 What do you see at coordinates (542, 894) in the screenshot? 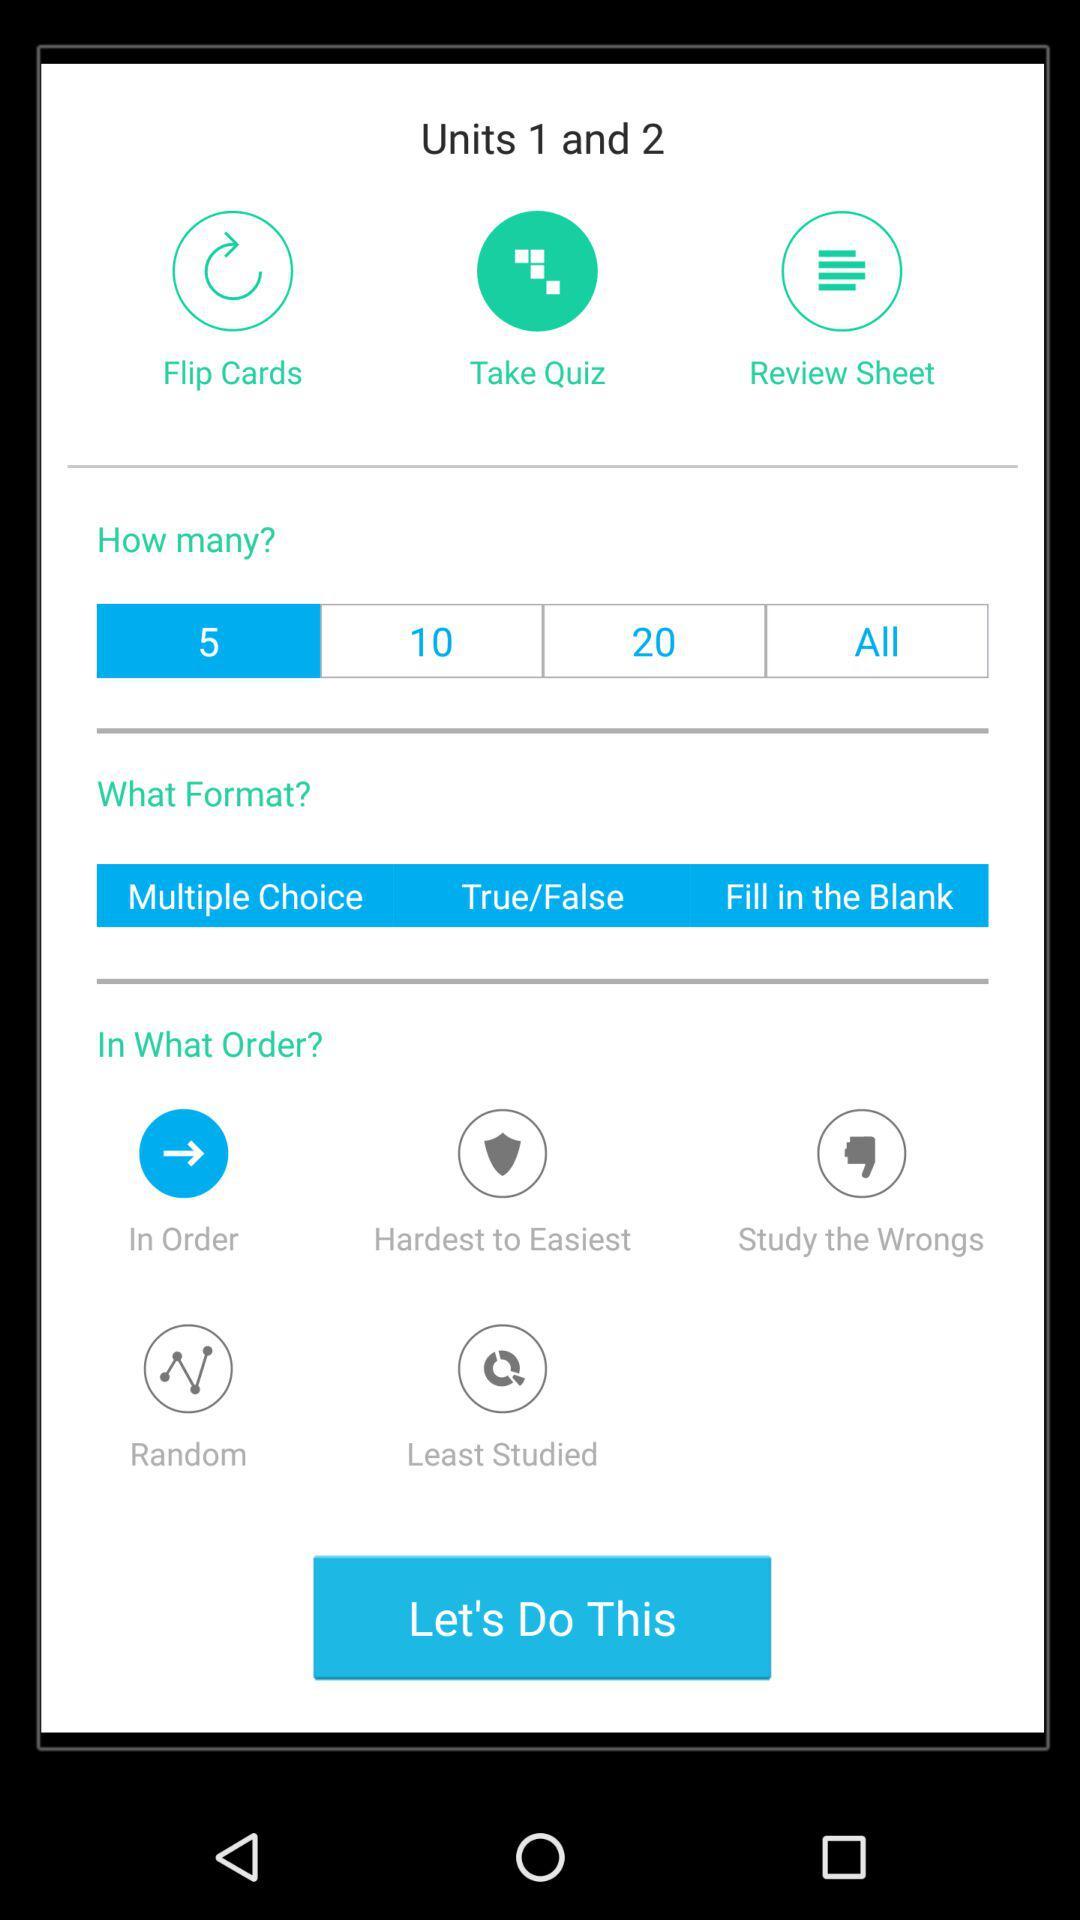
I see `the item next to the fill in the` at bounding box center [542, 894].